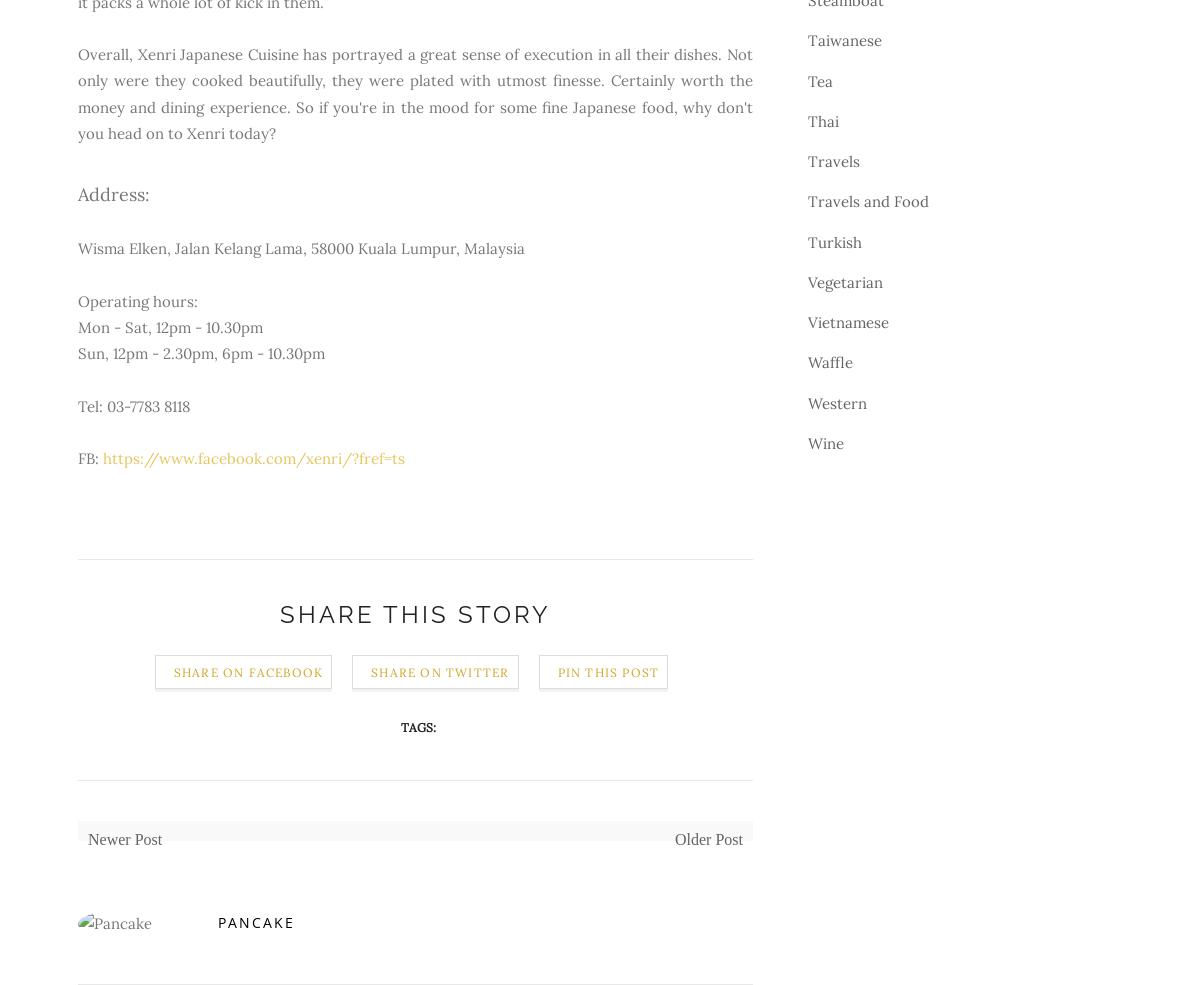  I want to click on 'Share on Twitter', so click(440, 671).